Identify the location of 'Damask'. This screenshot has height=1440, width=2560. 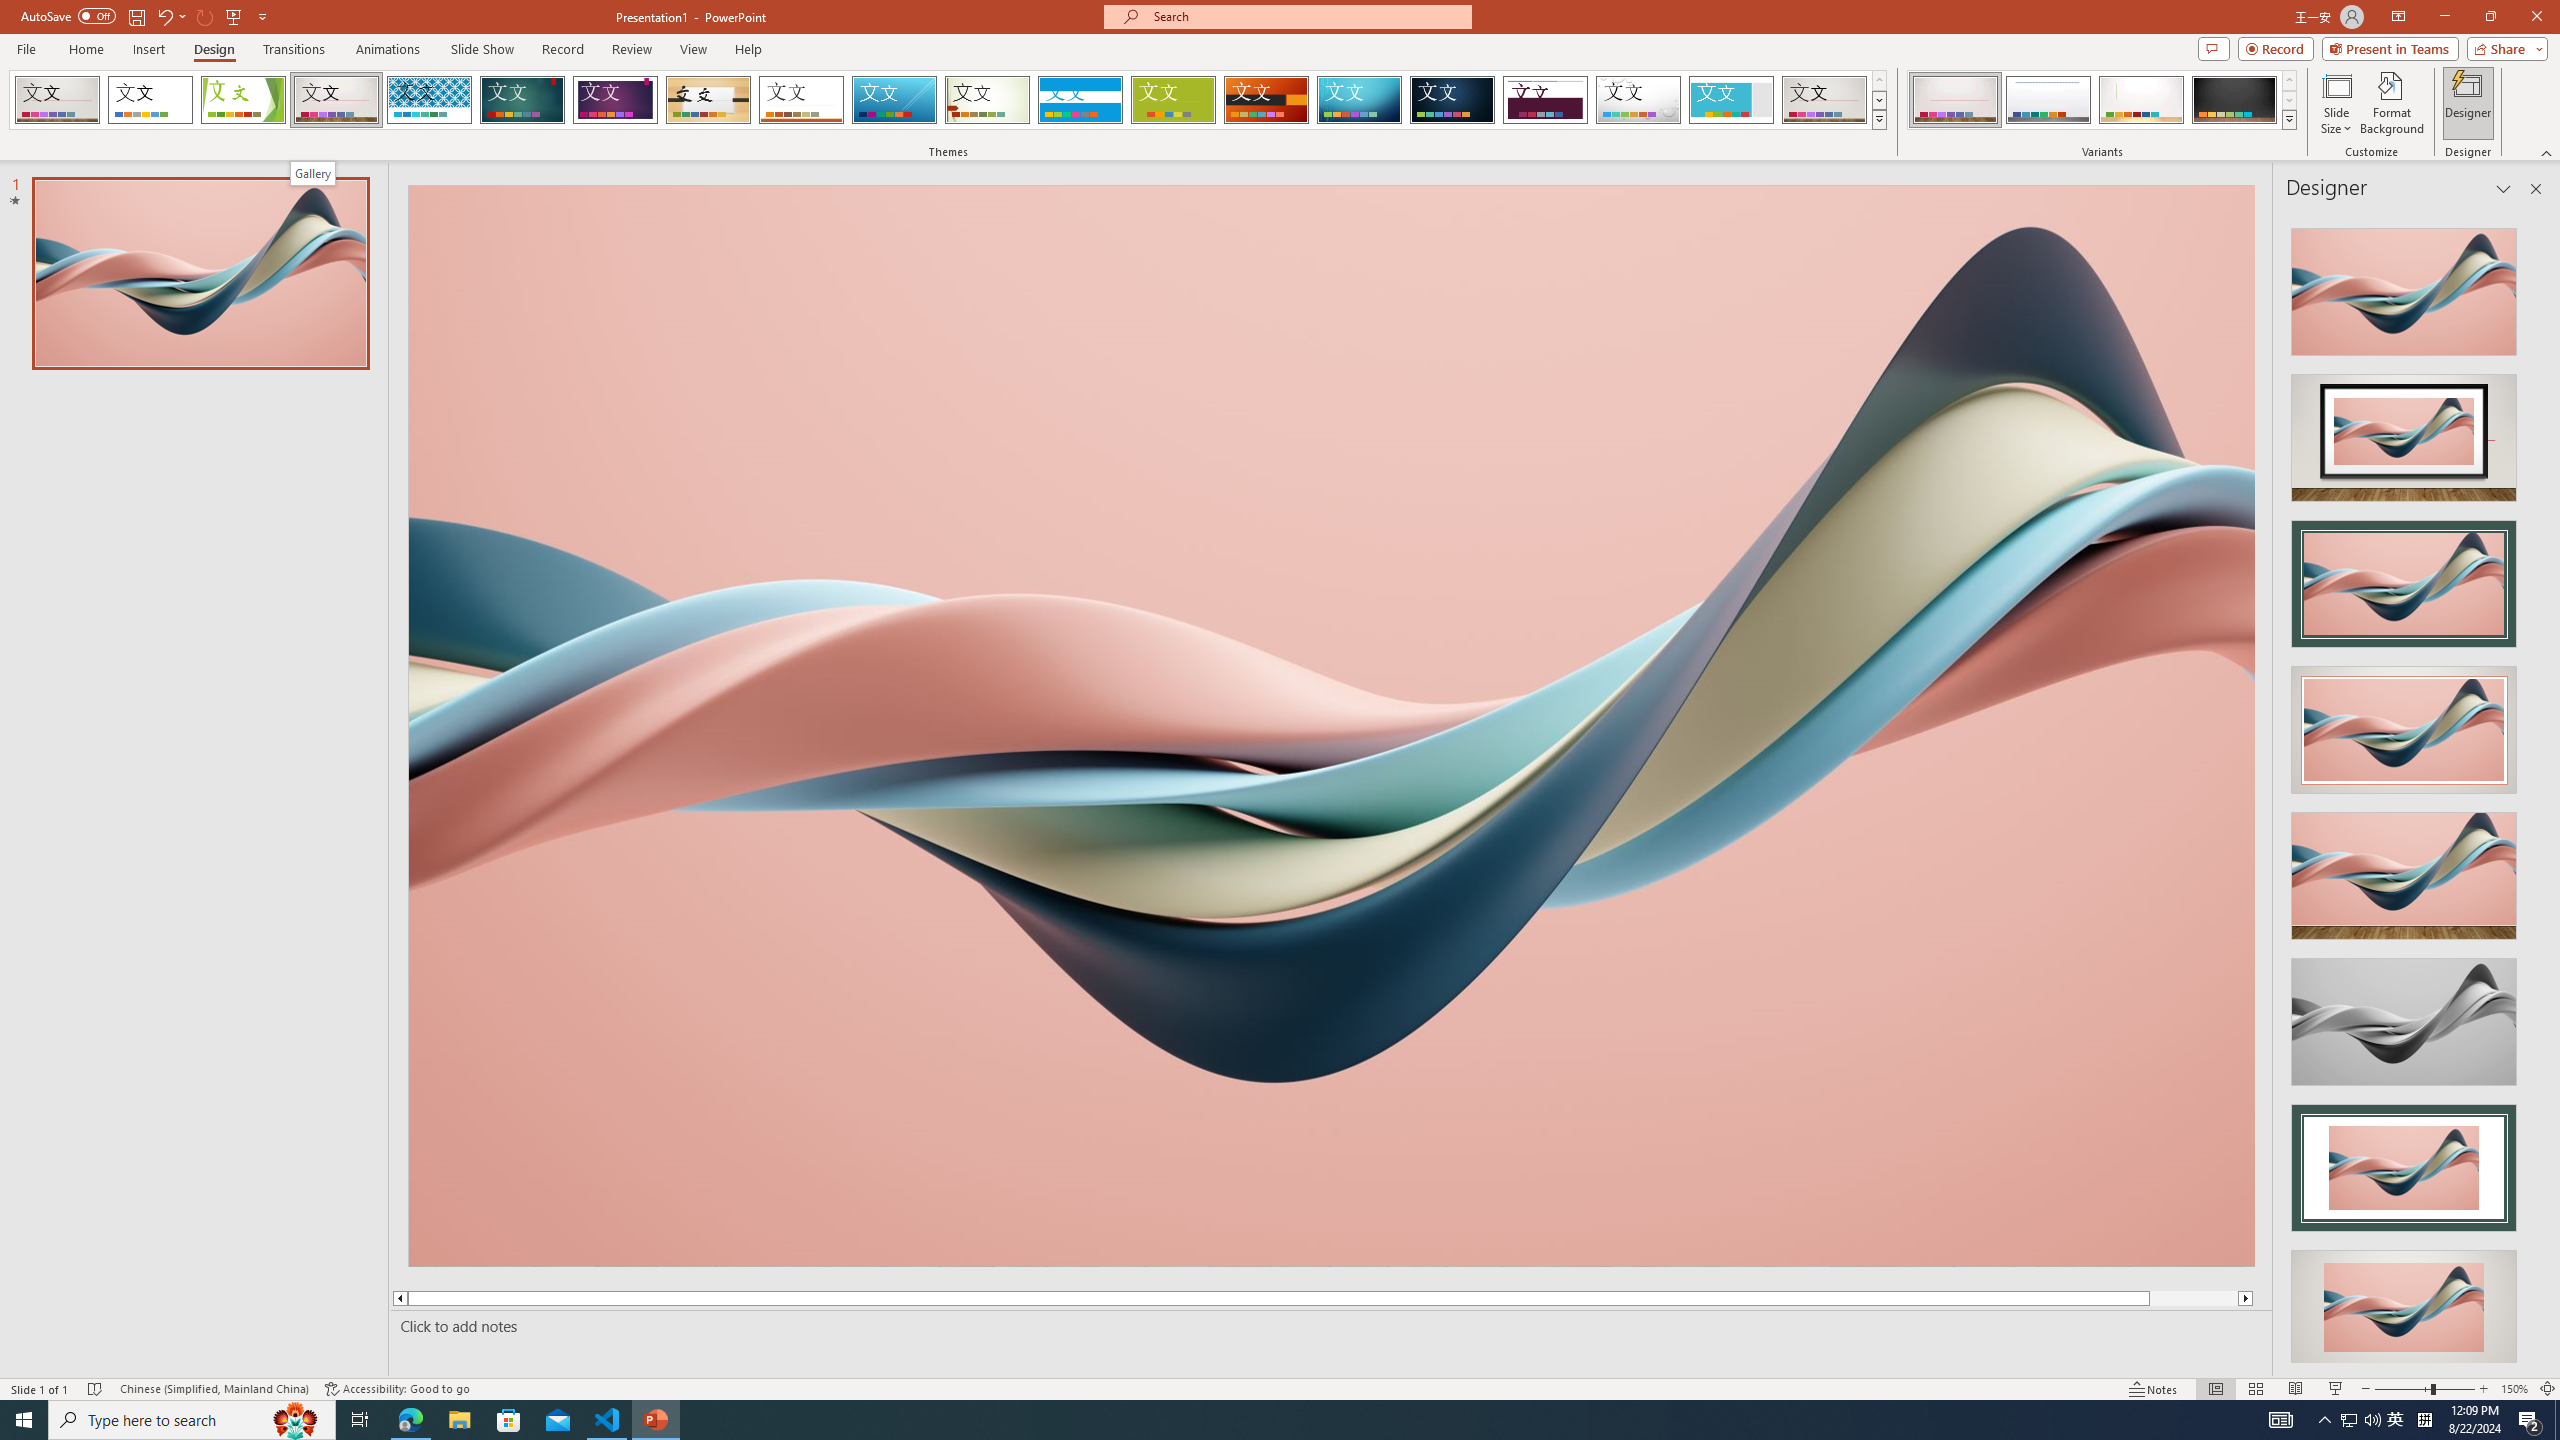
(1451, 99).